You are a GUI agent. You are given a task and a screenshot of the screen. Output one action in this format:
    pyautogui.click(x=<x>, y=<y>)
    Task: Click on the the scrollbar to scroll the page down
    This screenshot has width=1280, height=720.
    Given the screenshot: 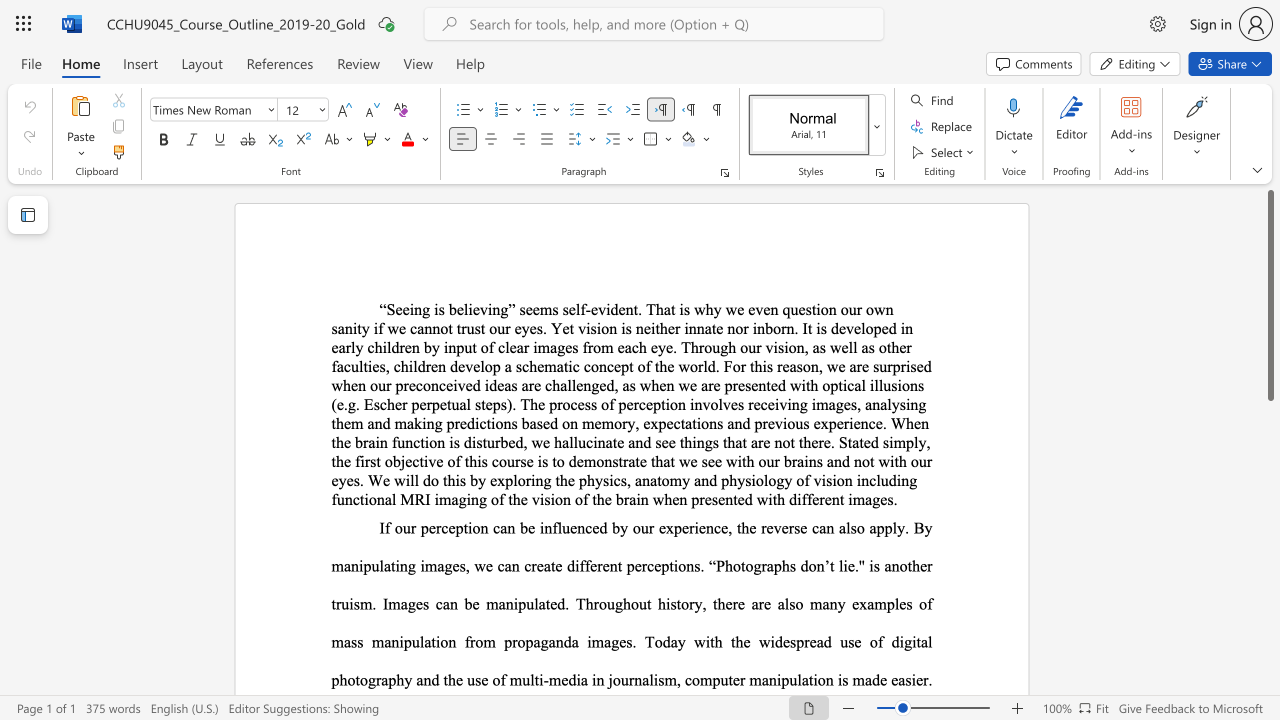 What is the action you would take?
    pyautogui.click(x=1269, y=528)
    